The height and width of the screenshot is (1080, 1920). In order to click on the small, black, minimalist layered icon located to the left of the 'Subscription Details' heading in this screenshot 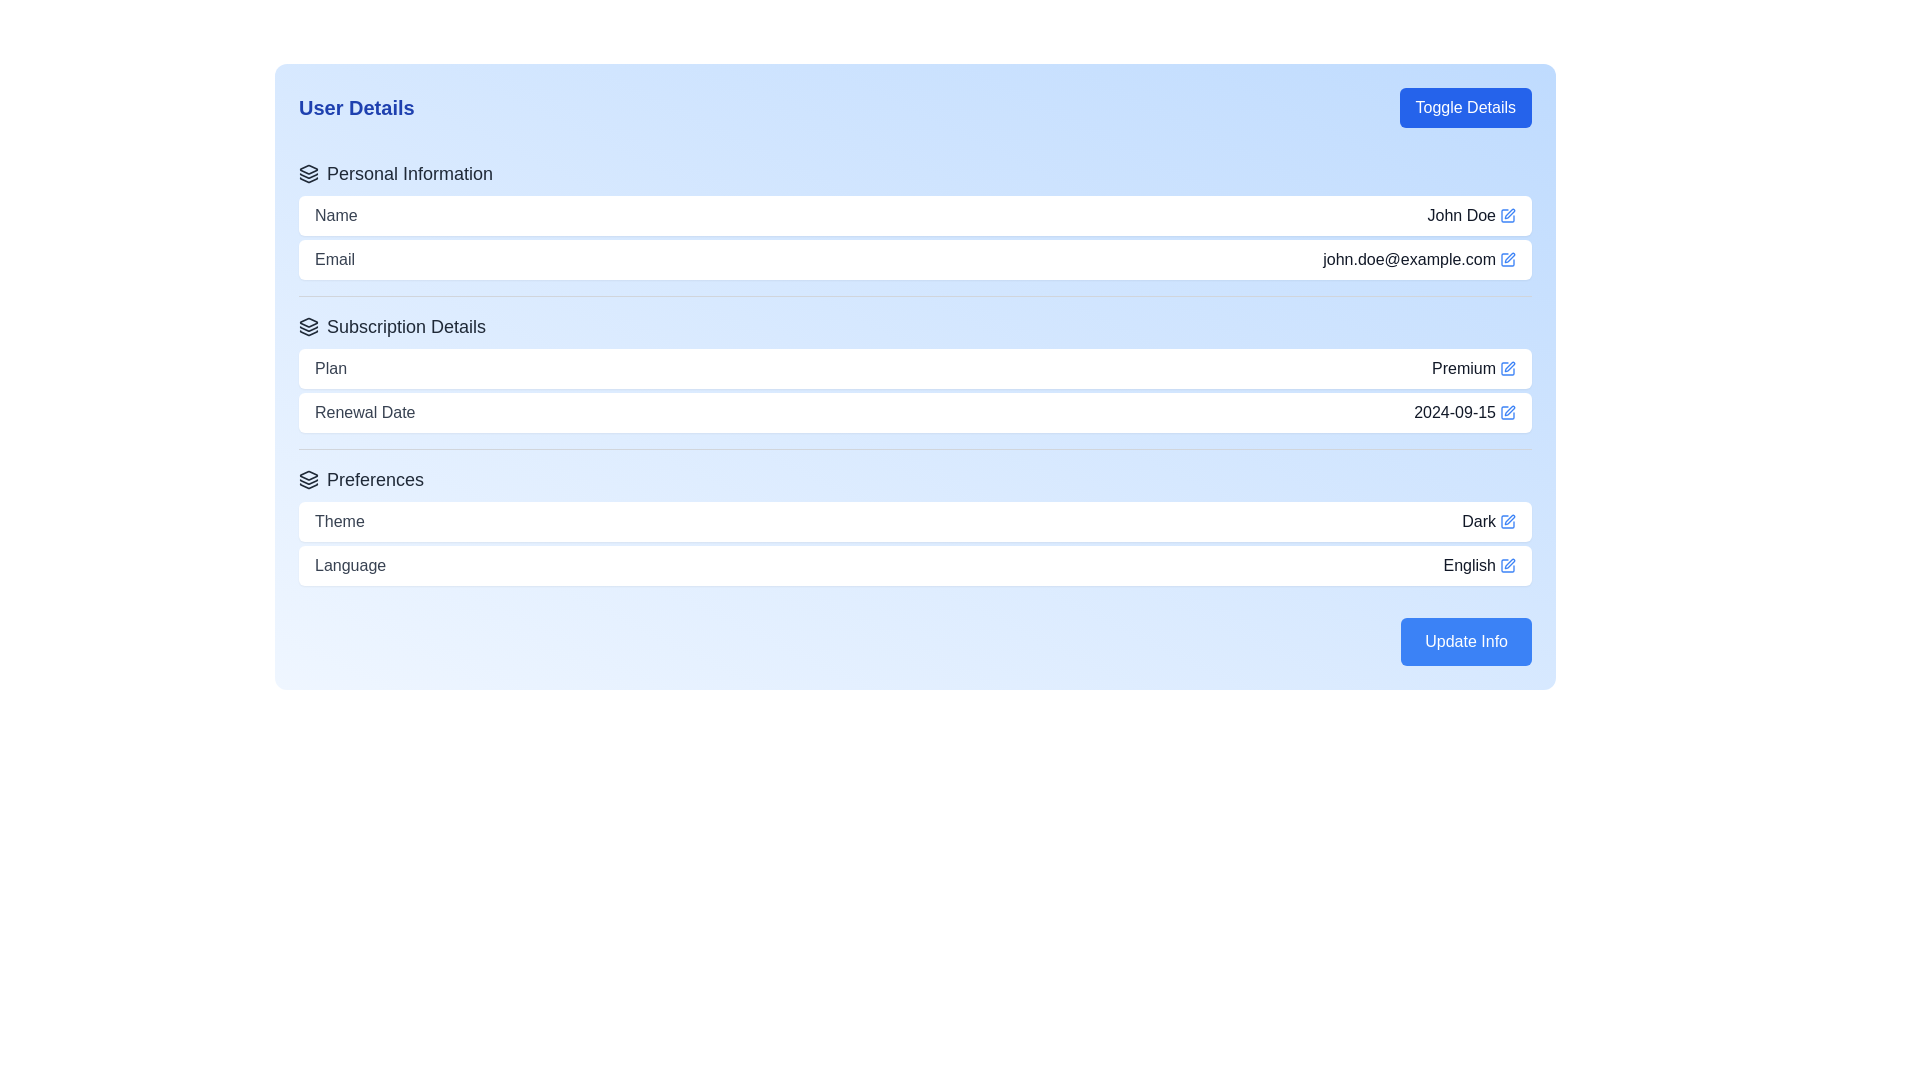, I will do `click(307, 326)`.